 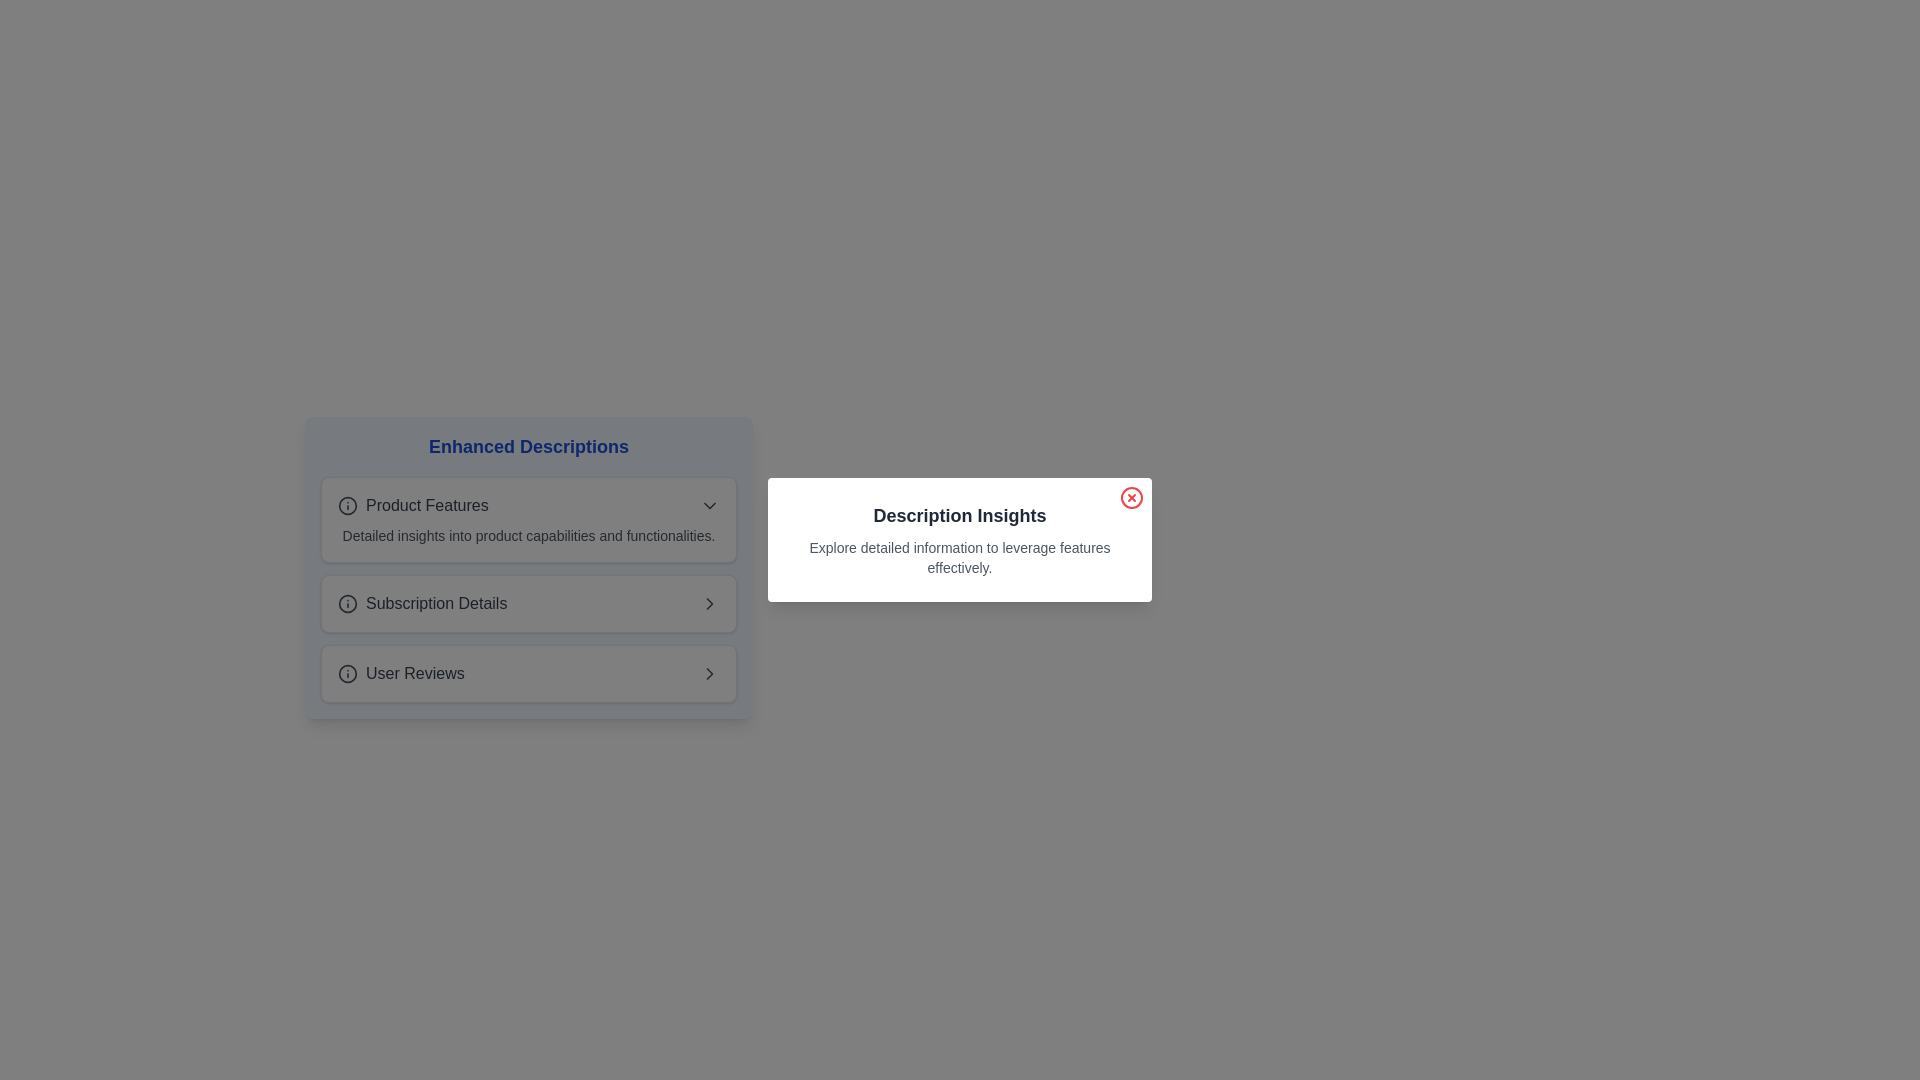 I want to click on the outlined circular icon representing information, located next to the 'Subscription Details' label, so click(x=347, y=603).